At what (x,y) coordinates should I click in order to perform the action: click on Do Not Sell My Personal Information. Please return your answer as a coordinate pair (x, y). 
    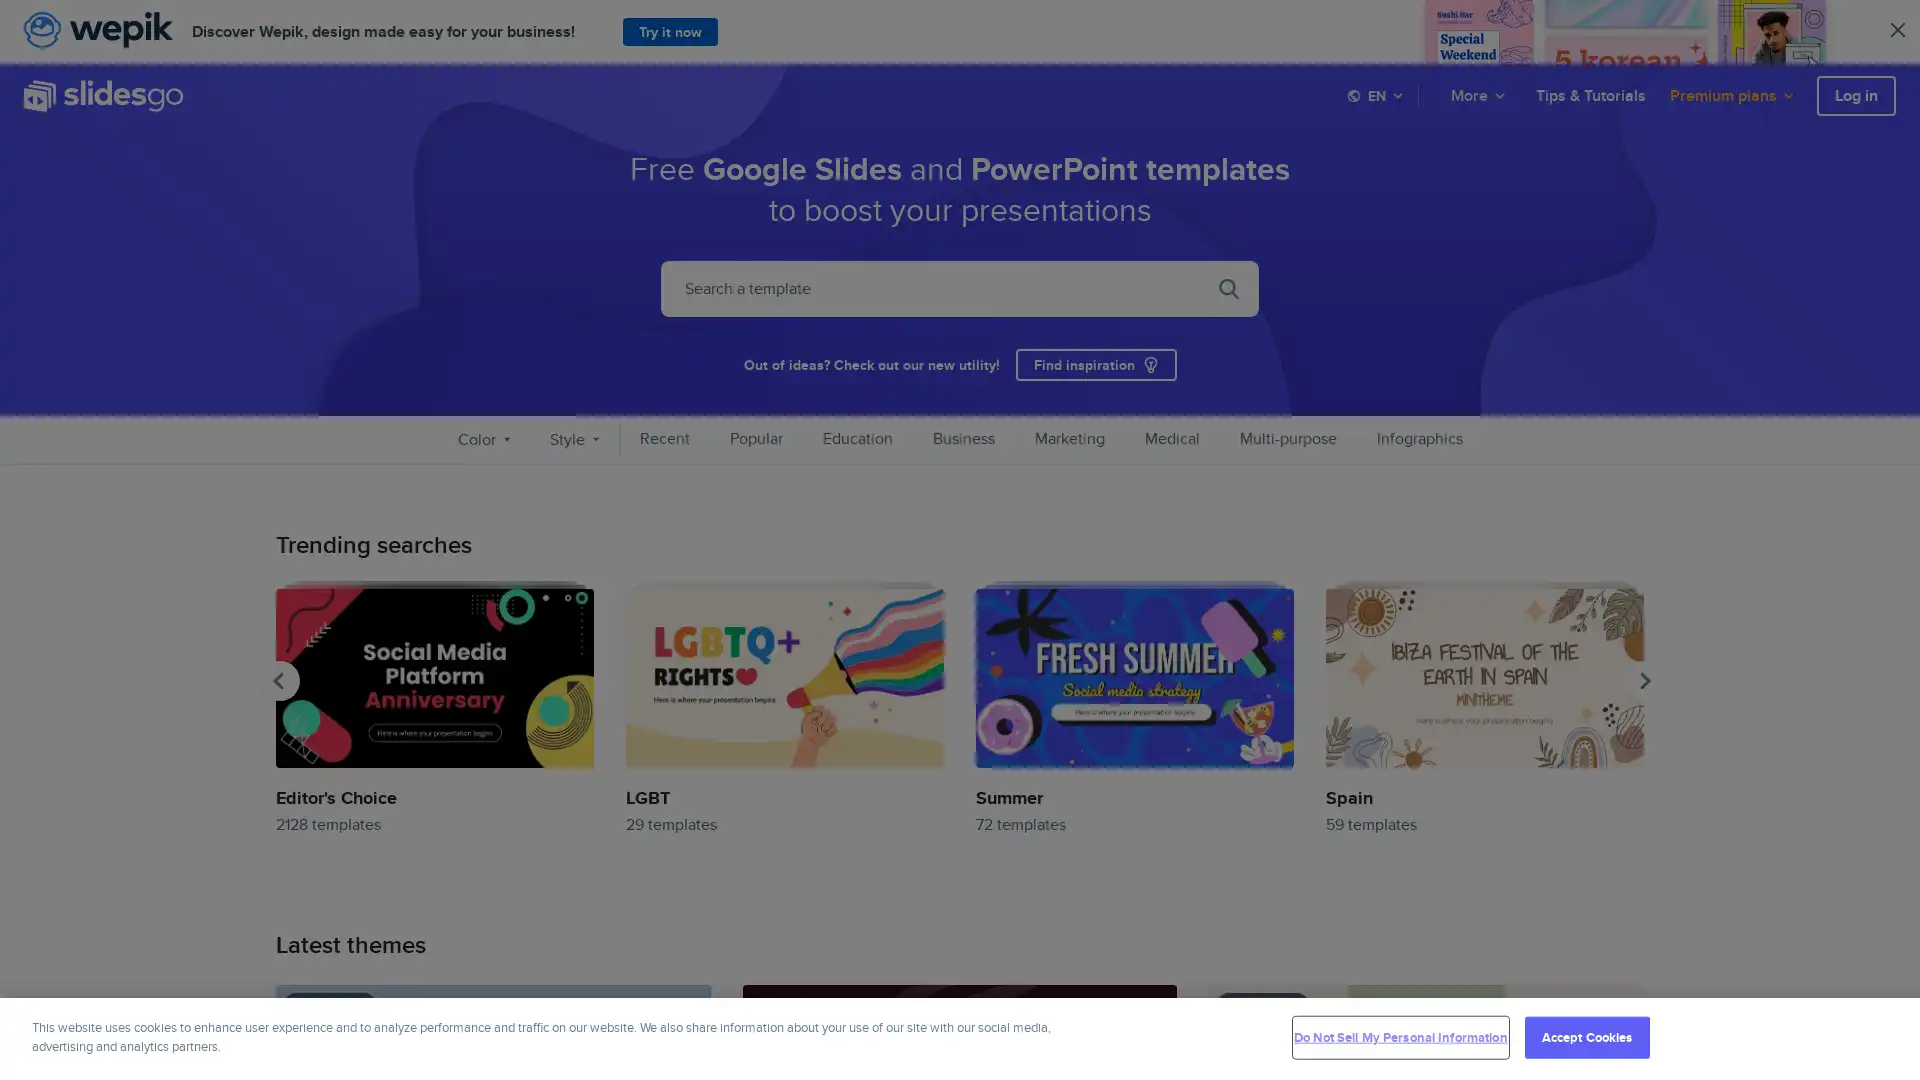
    Looking at the image, I should click on (1399, 1036).